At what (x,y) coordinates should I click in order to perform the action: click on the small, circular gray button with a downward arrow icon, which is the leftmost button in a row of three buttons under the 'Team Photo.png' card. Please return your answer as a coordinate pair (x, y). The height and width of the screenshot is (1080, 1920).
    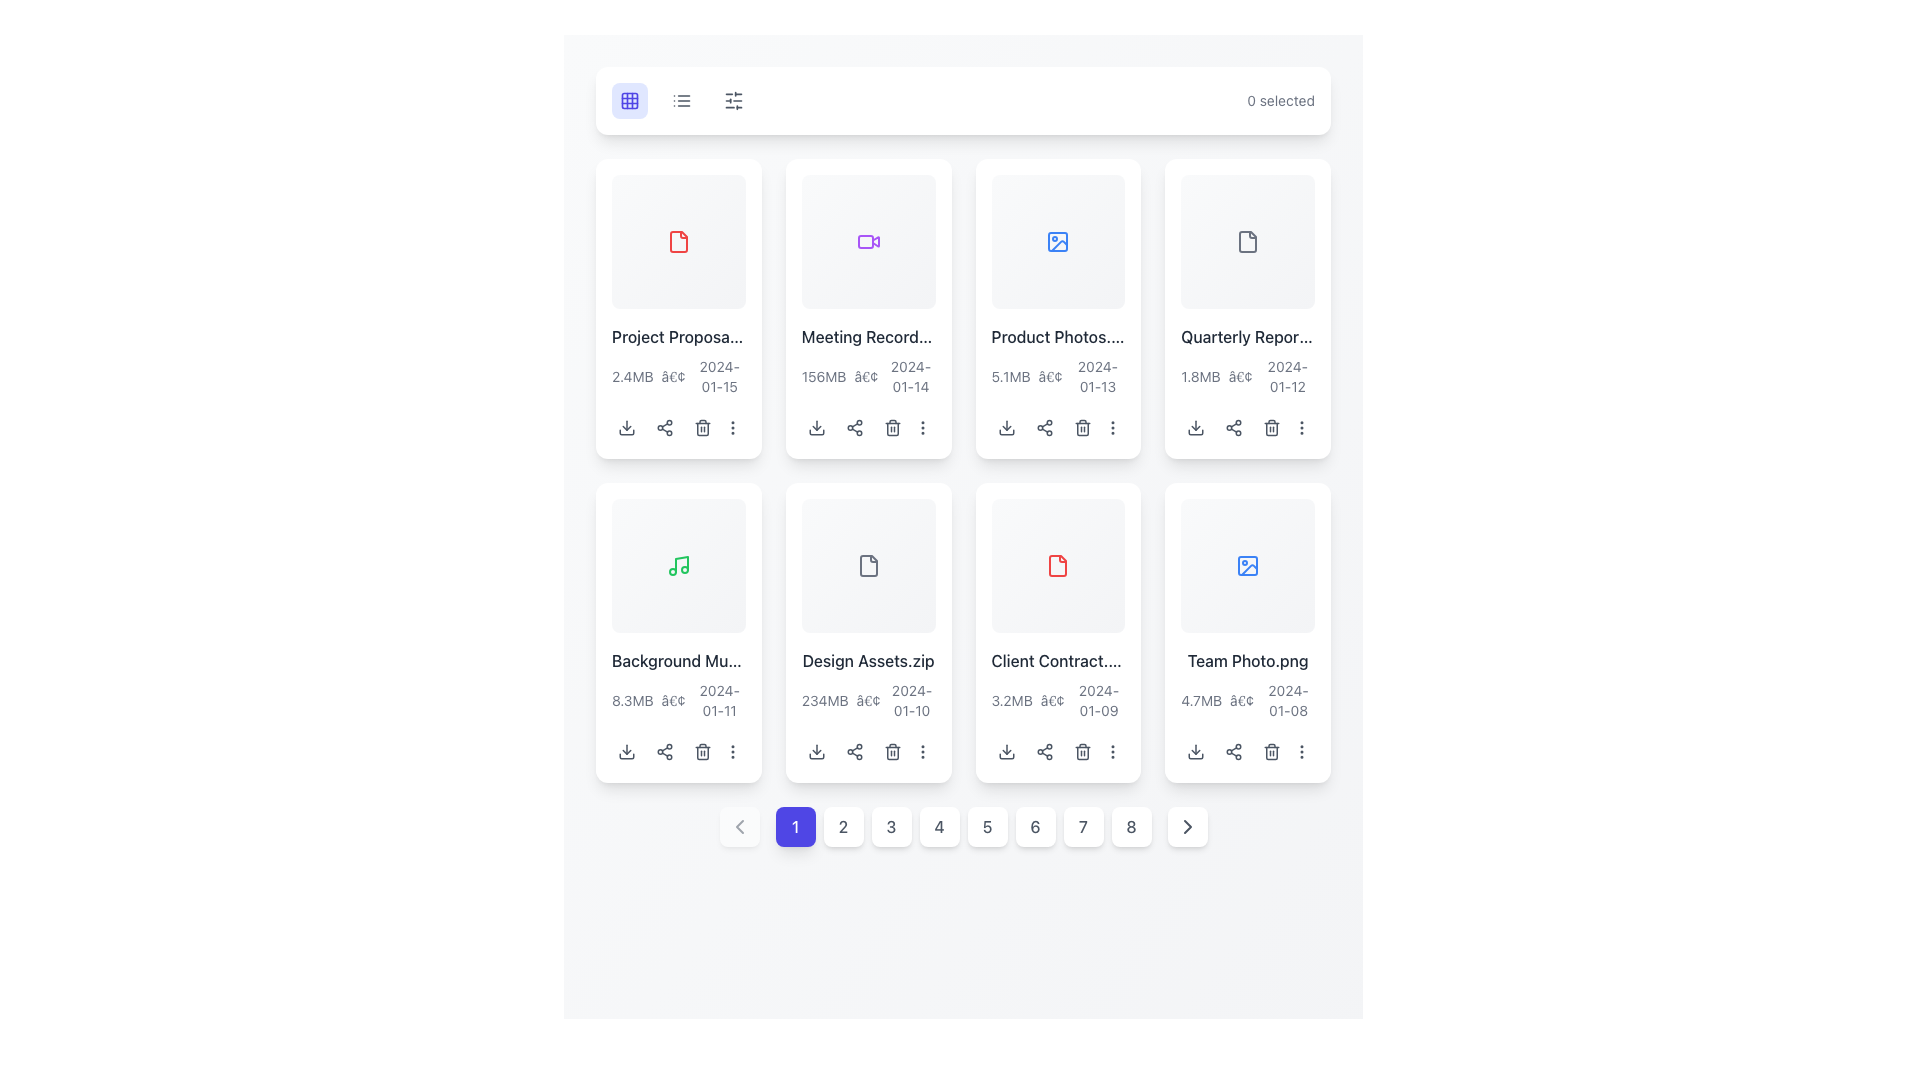
    Looking at the image, I should click on (1196, 751).